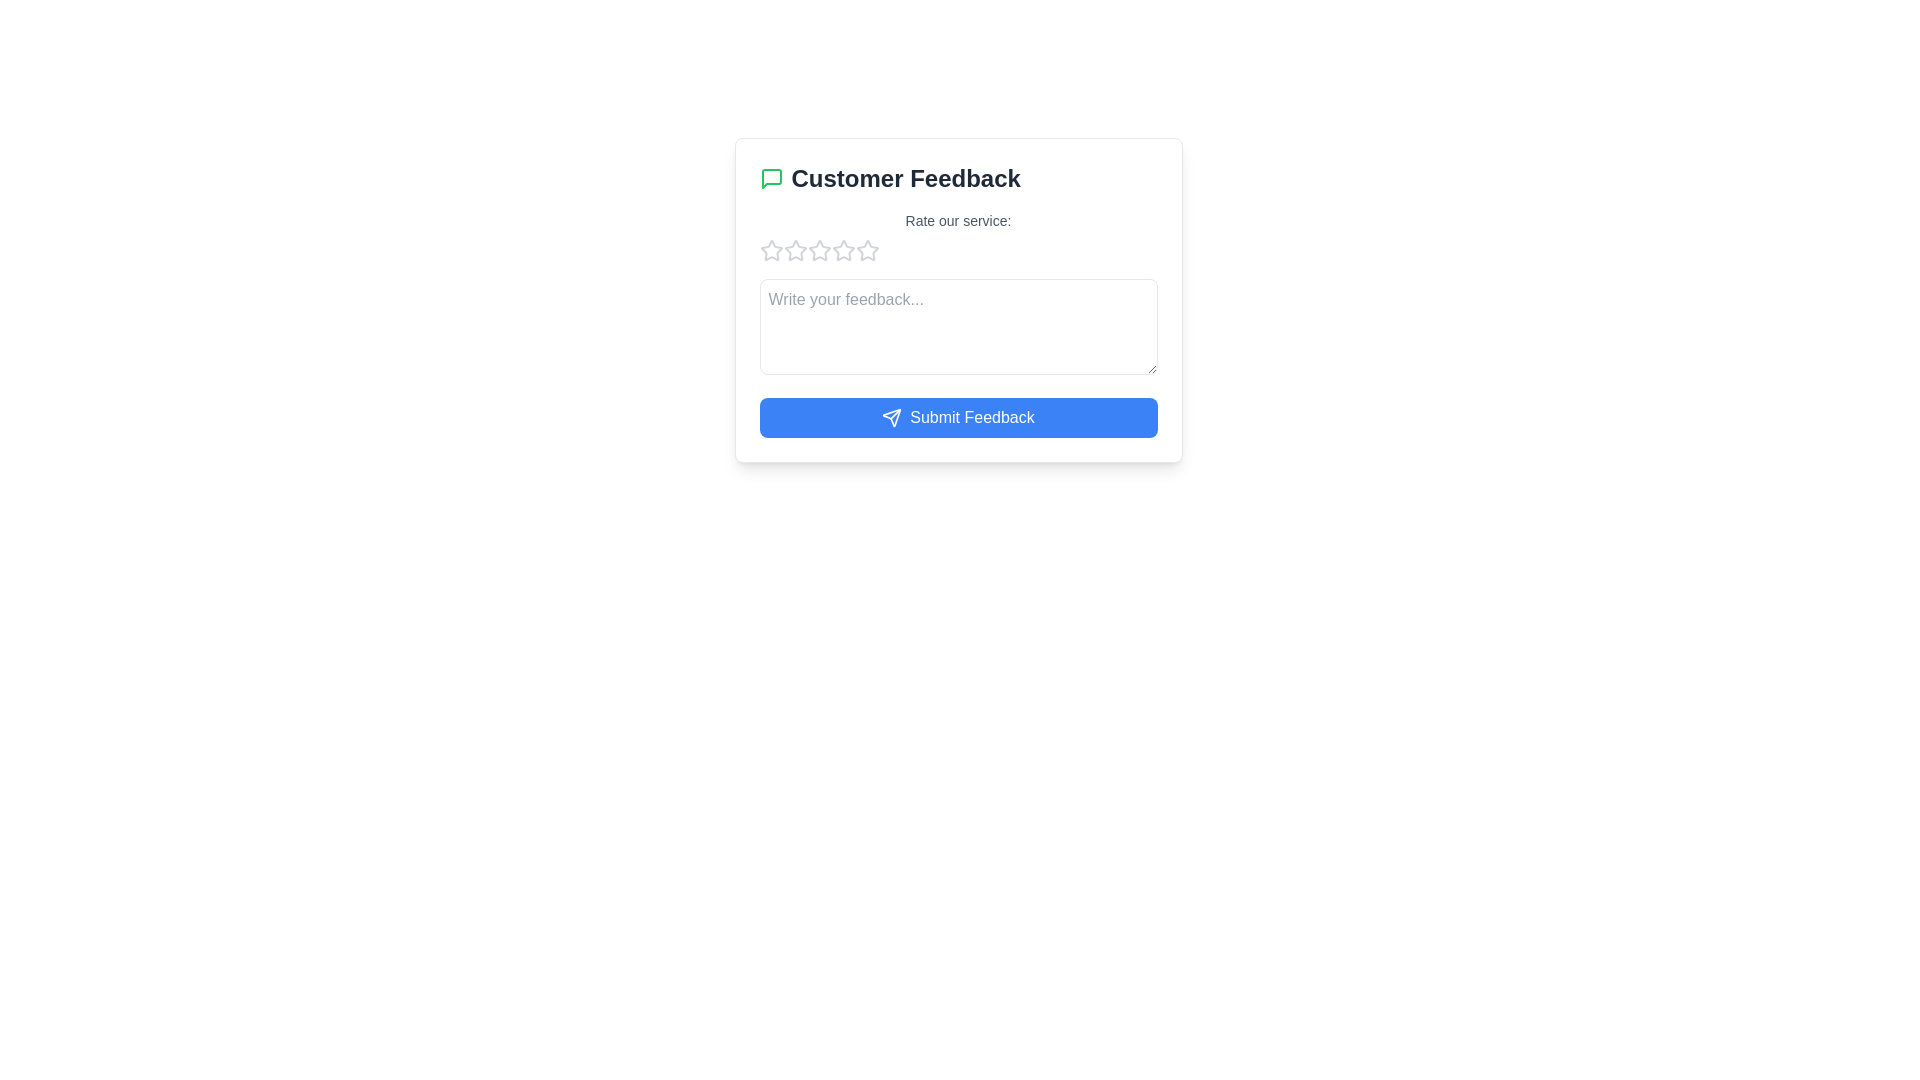  Describe the element at coordinates (819, 249) in the screenshot. I see `the second star in the rating system, which is located in a horizontal row of five stars above the text area and below the label 'Rate our service'` at that location.